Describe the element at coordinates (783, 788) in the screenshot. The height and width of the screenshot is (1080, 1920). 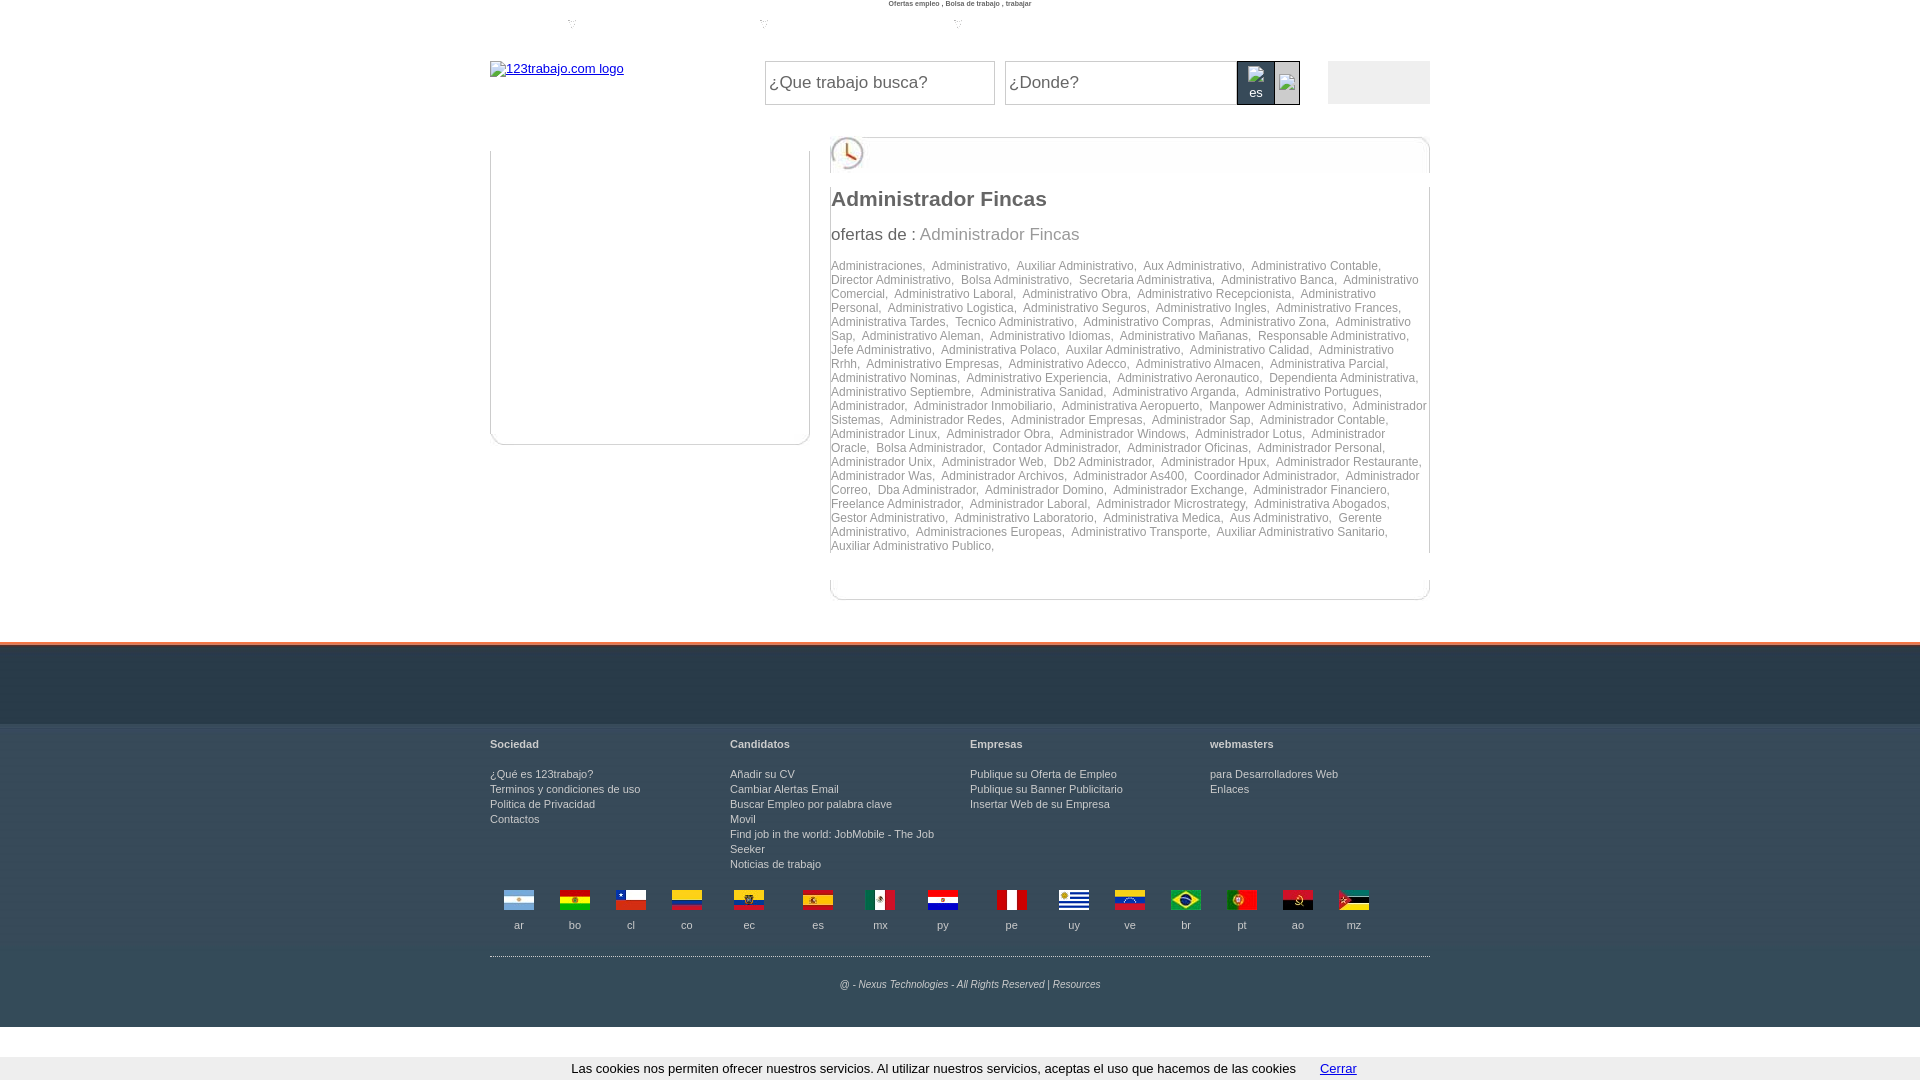
I see `'Cambiar Alertas Email'` at that location.